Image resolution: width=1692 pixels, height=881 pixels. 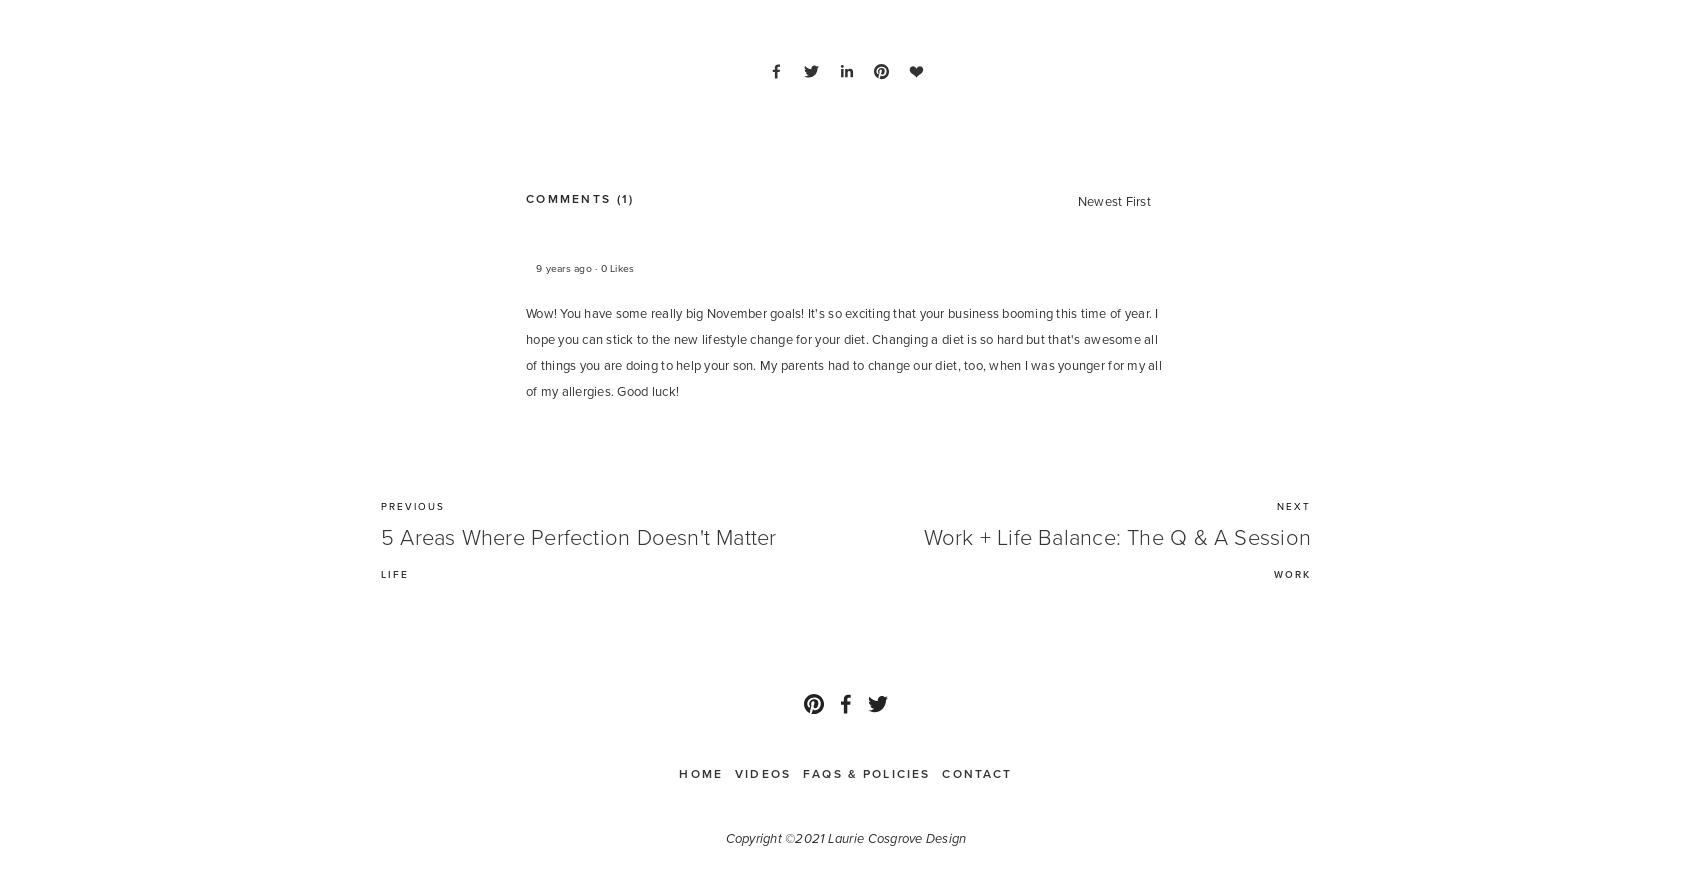 What do you see at coordinates (700, 772) in the screenshot?
I see `'Home'` at bounding box center [700, 772].